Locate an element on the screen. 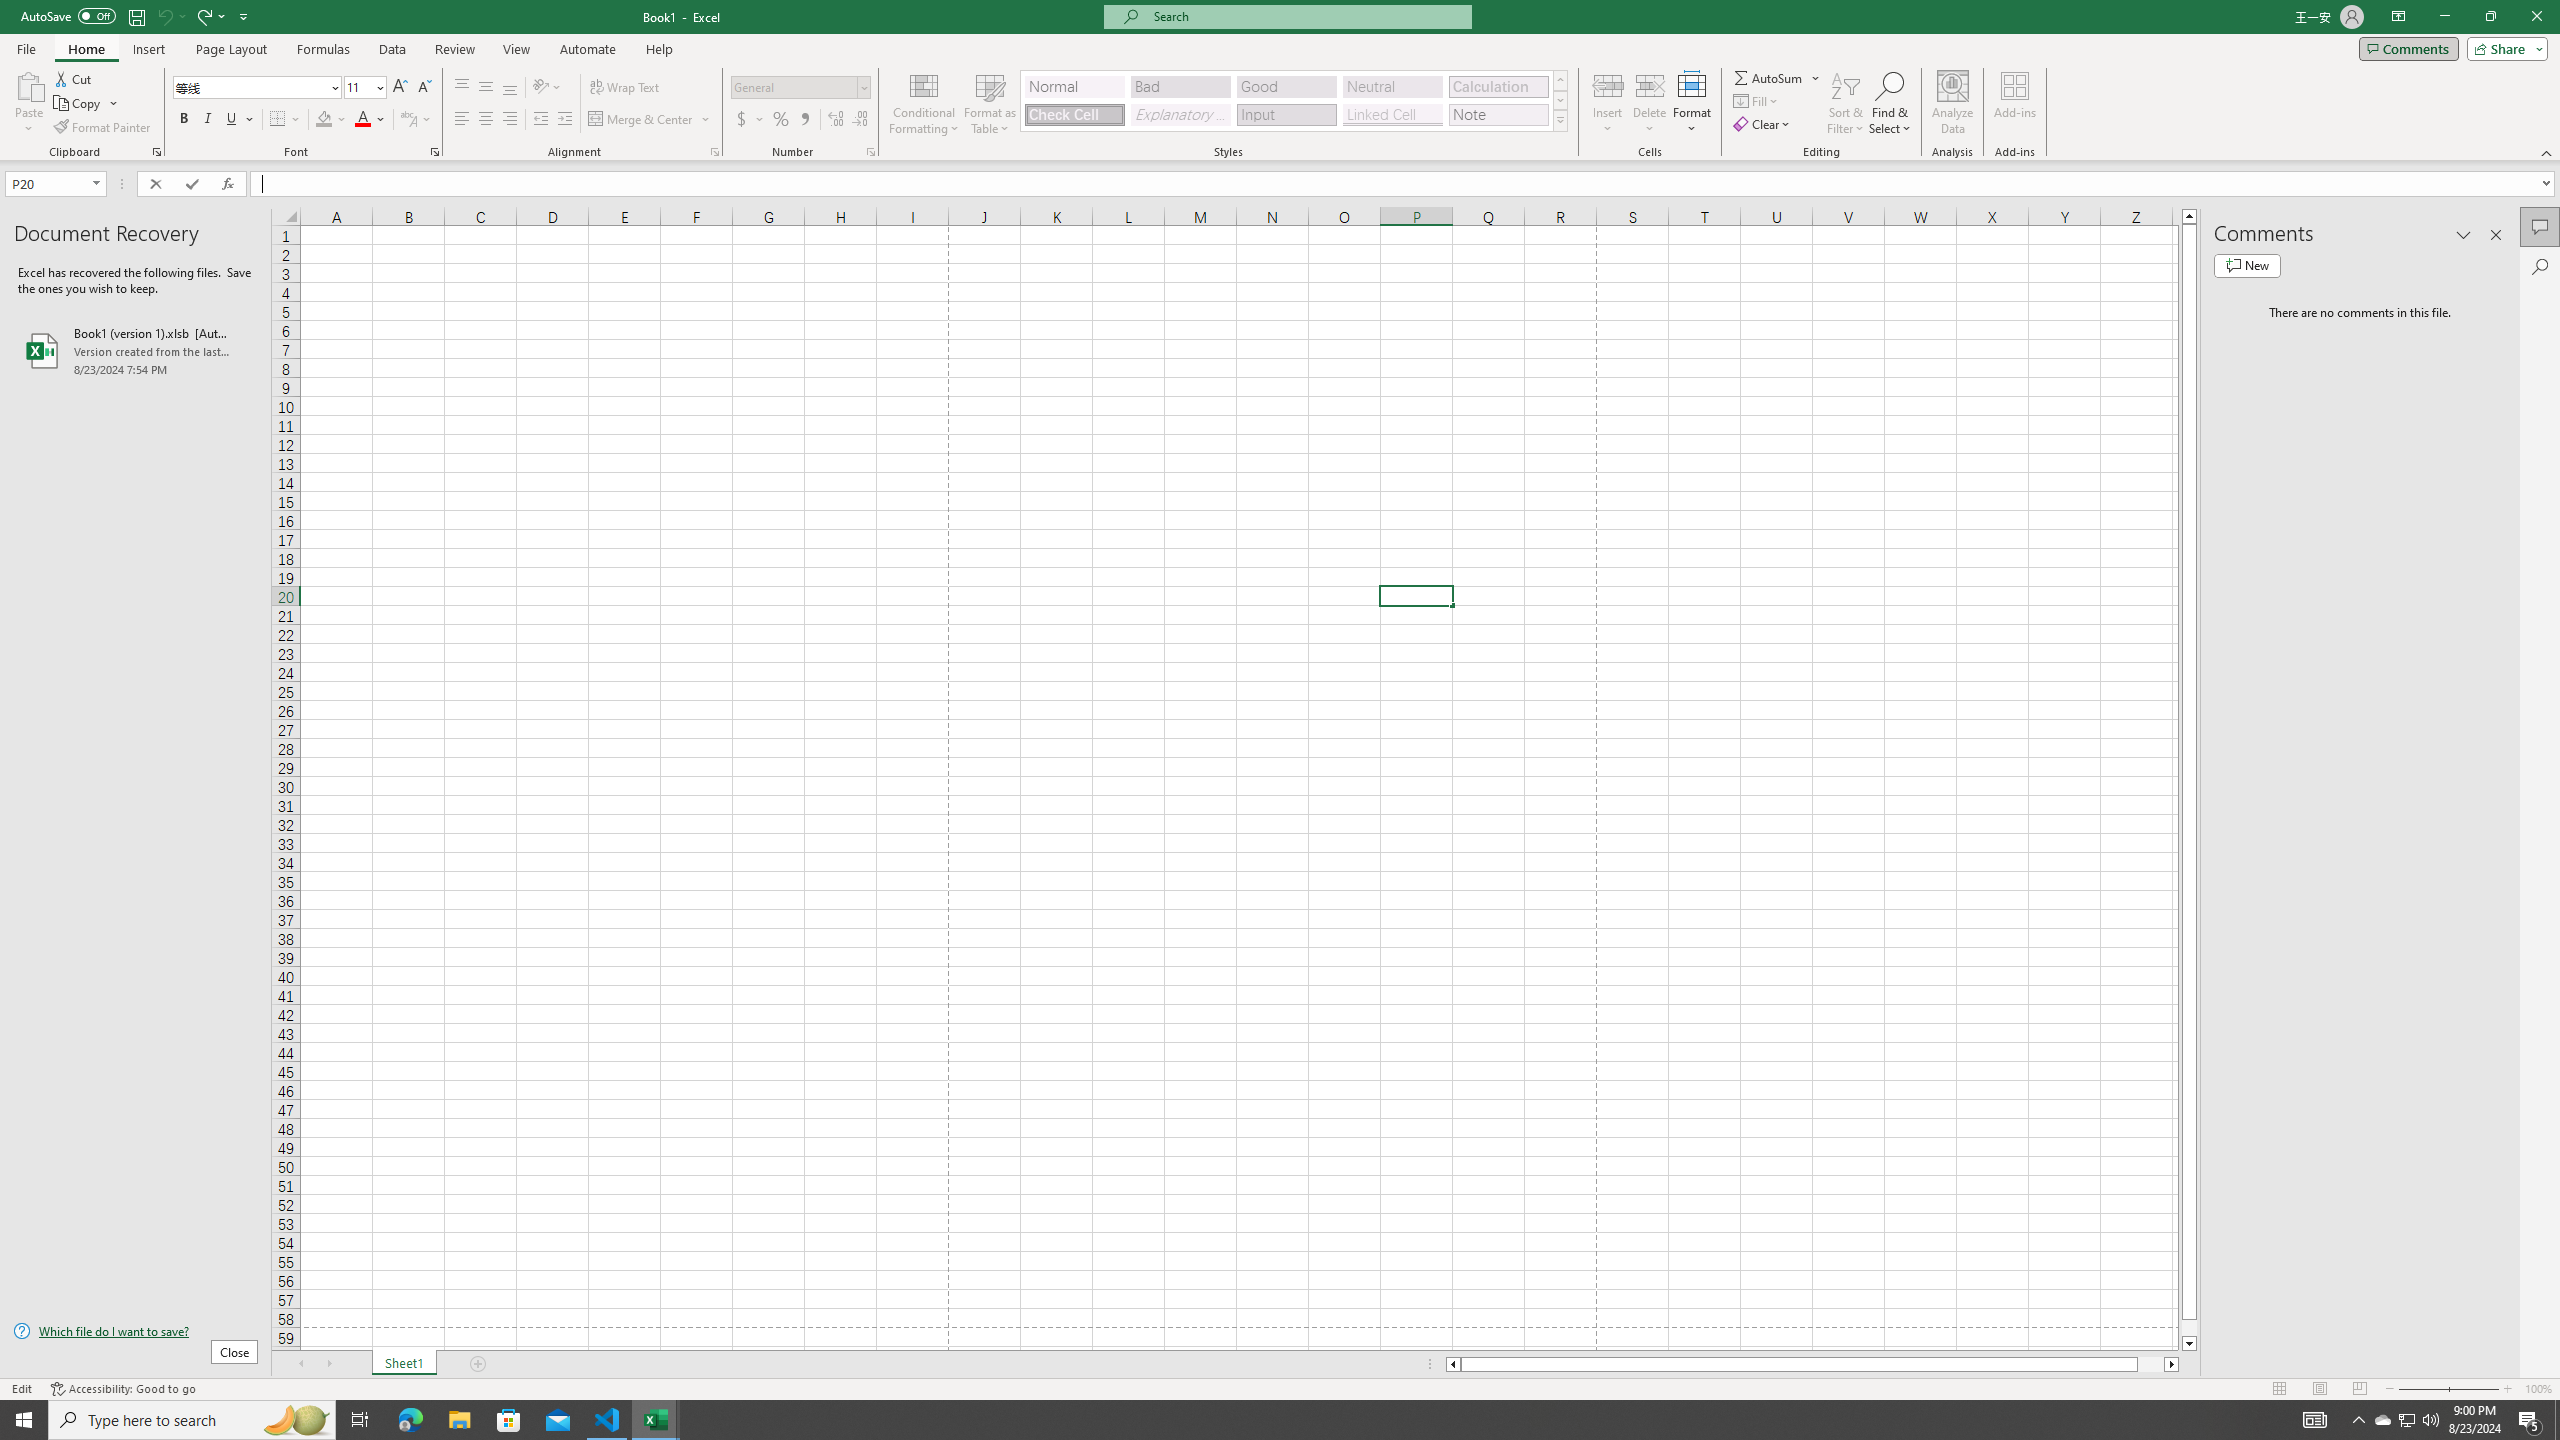  'Cut' is located at coordinates (73, 78).